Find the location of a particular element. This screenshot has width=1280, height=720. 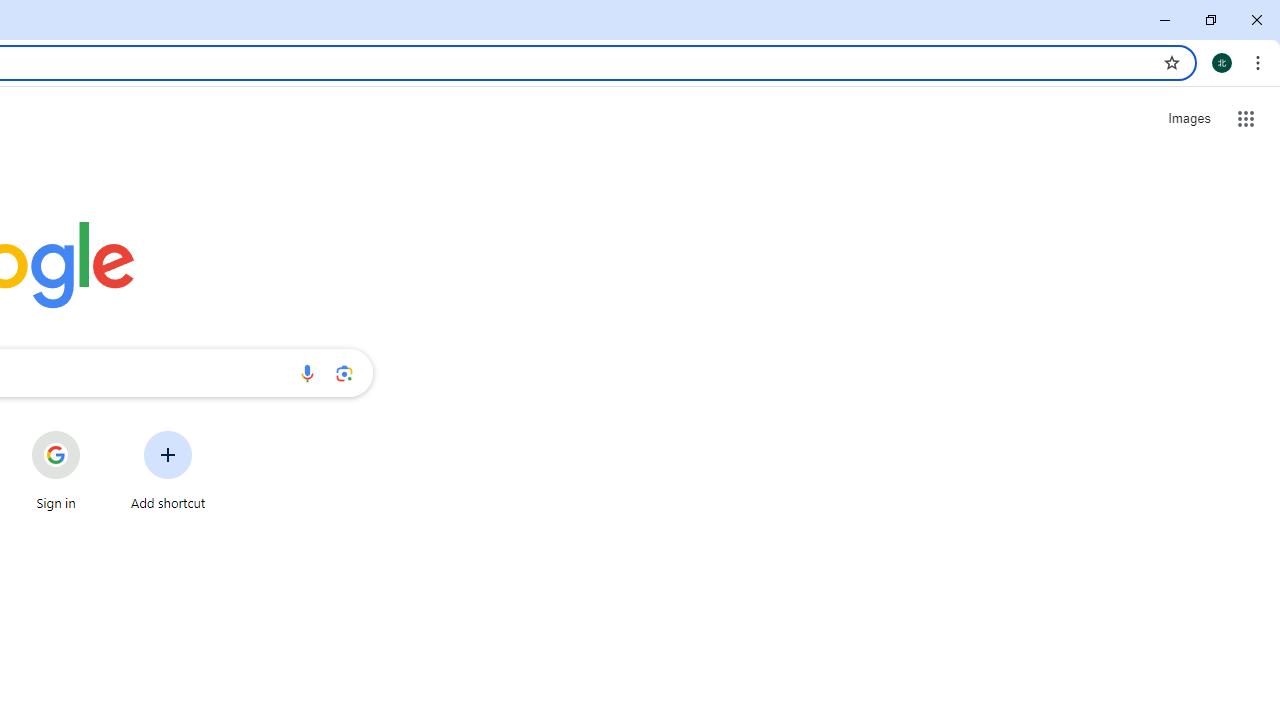

'More actions for Sign in shortcut' is located at coordinates (95, 432).